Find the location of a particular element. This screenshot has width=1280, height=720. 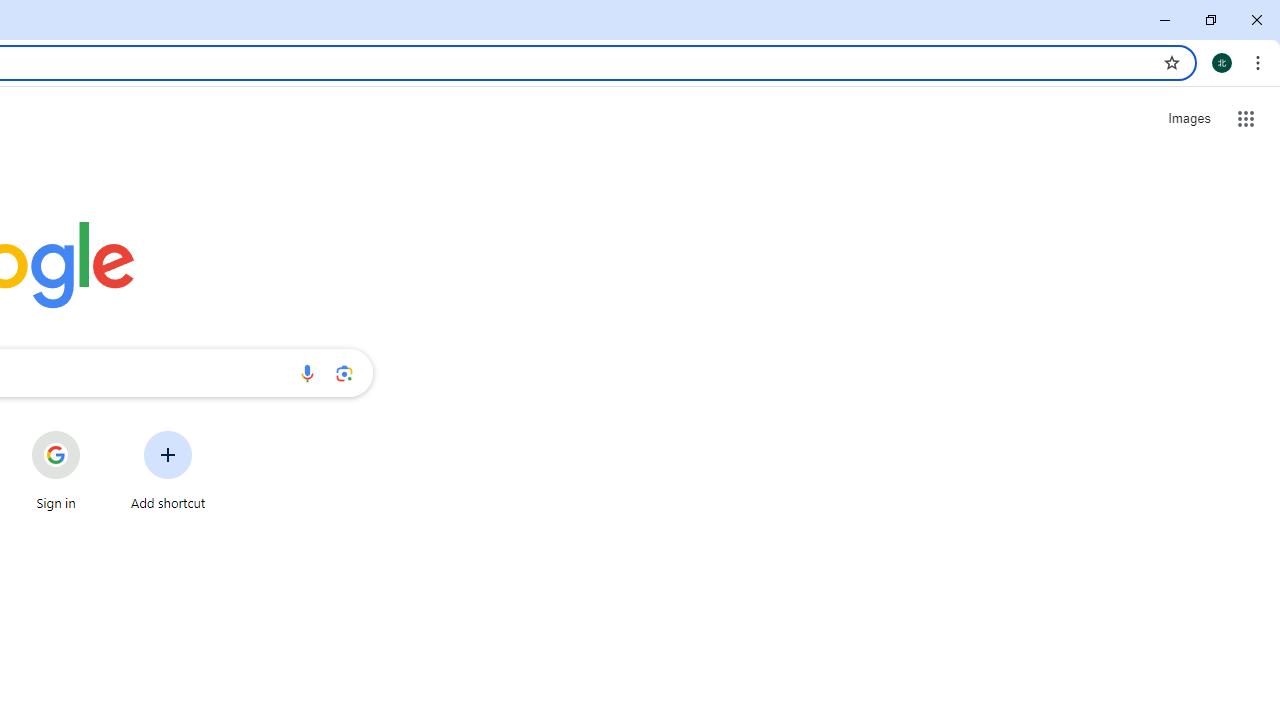

'More actions for Sign in shortcut' is located at coordinates (95, 432).